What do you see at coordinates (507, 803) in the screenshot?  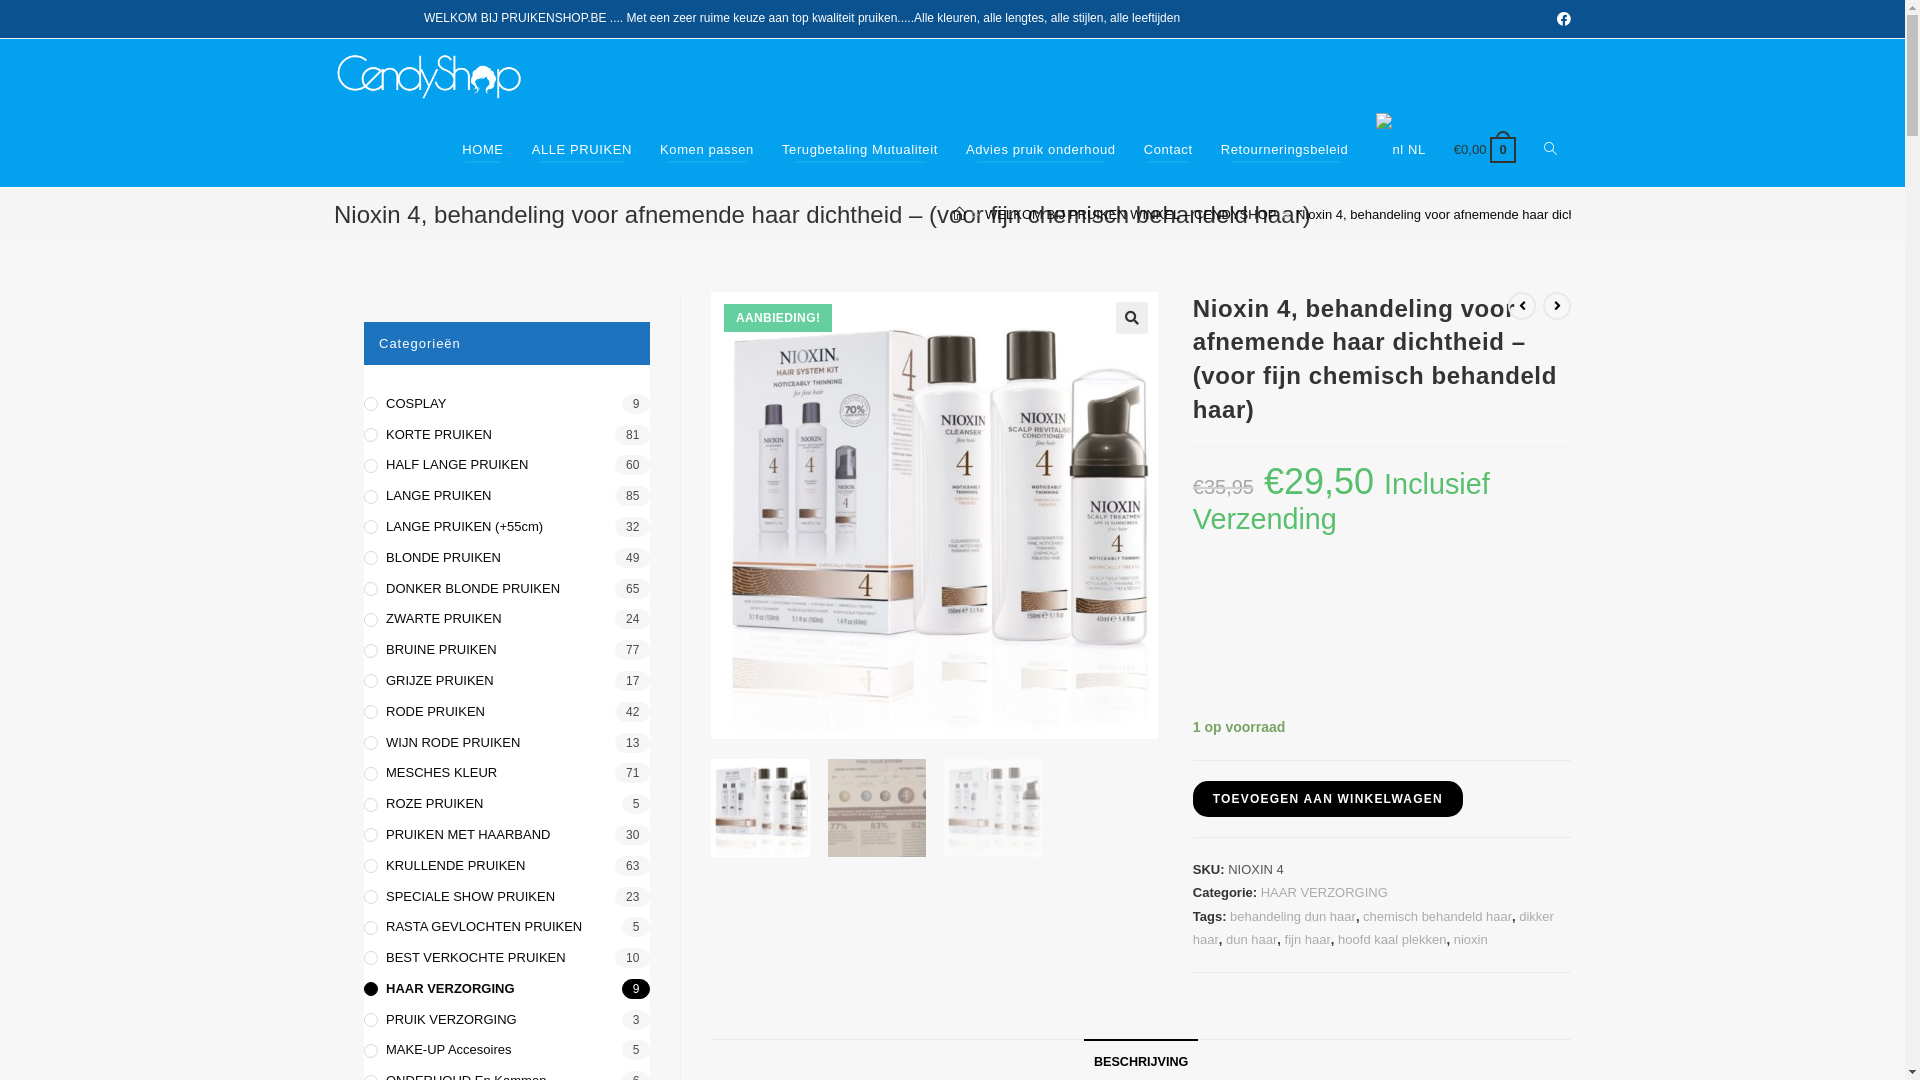 I see `'ROZE PRUIKEN'` at bounding box center [507, 803].